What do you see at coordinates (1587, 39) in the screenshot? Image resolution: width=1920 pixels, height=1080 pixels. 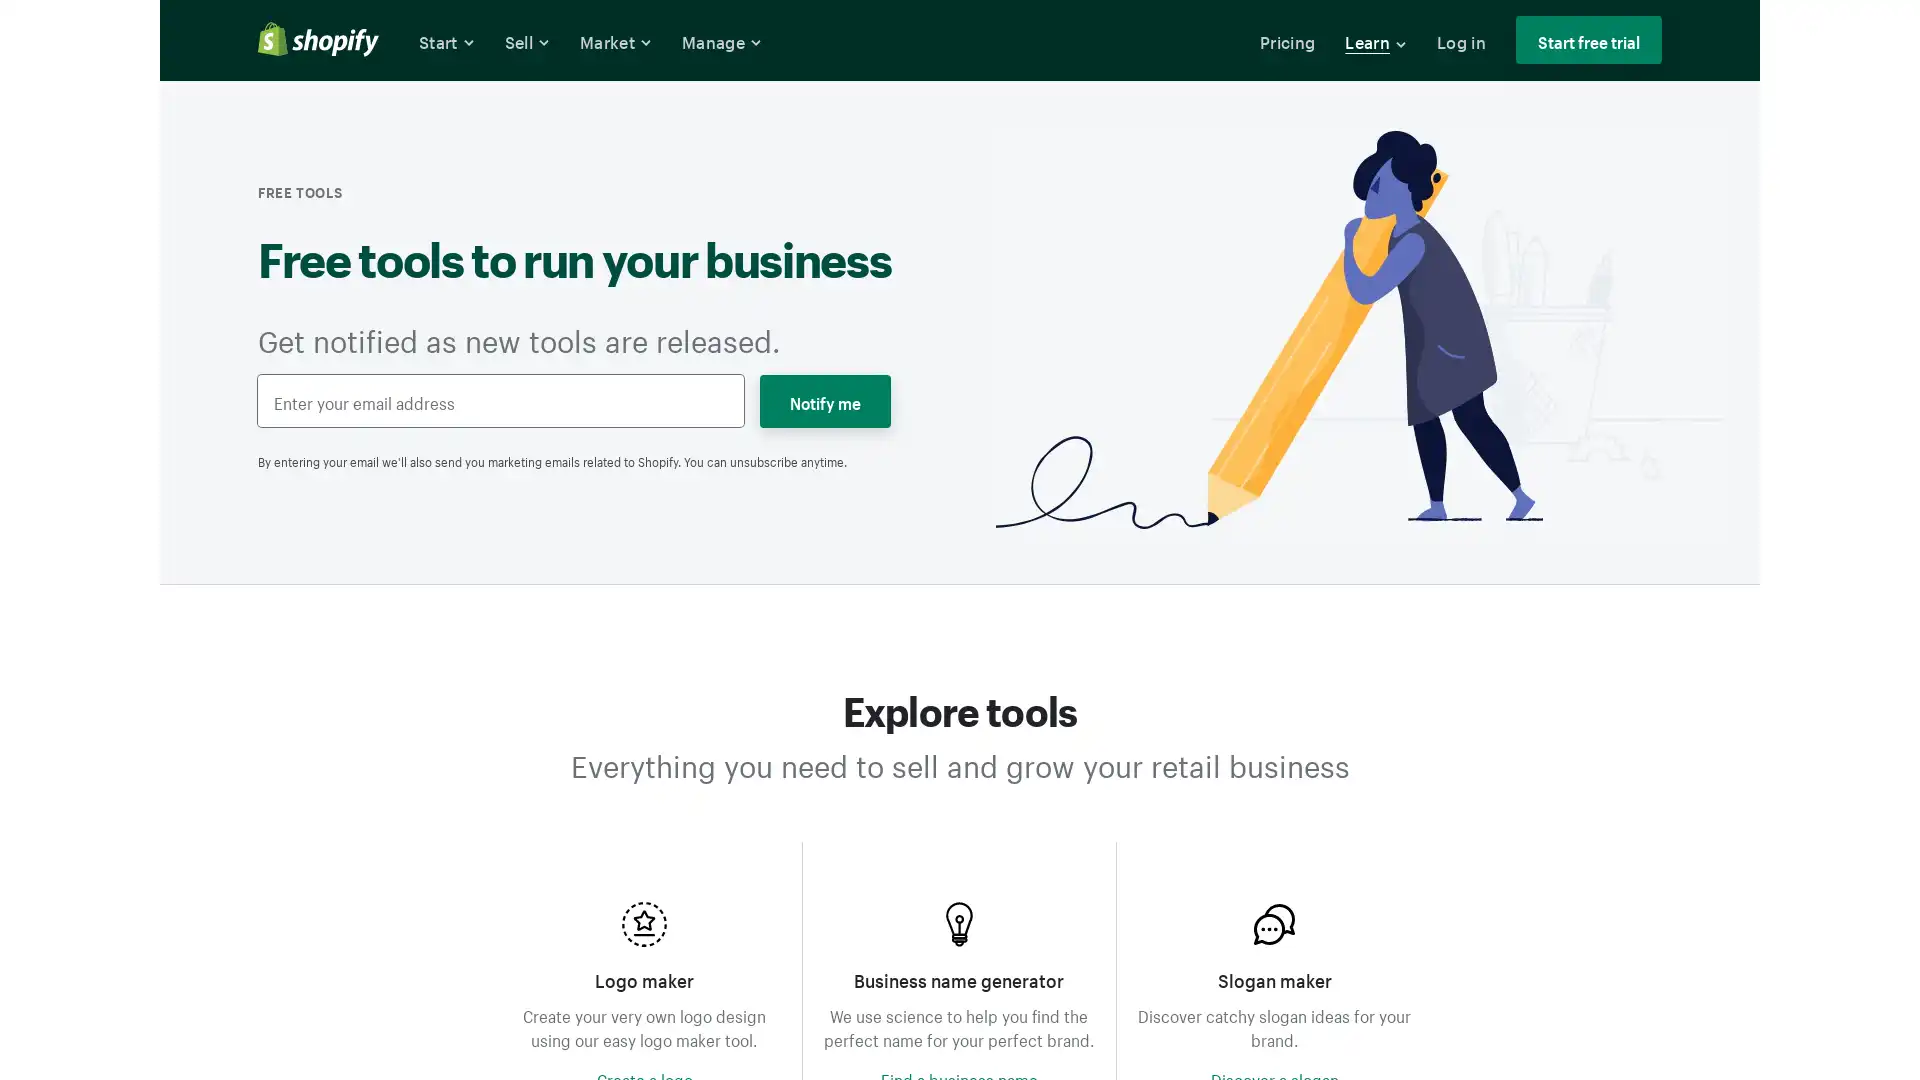 I see `Start free trial` at bounding box center [1587, 39].